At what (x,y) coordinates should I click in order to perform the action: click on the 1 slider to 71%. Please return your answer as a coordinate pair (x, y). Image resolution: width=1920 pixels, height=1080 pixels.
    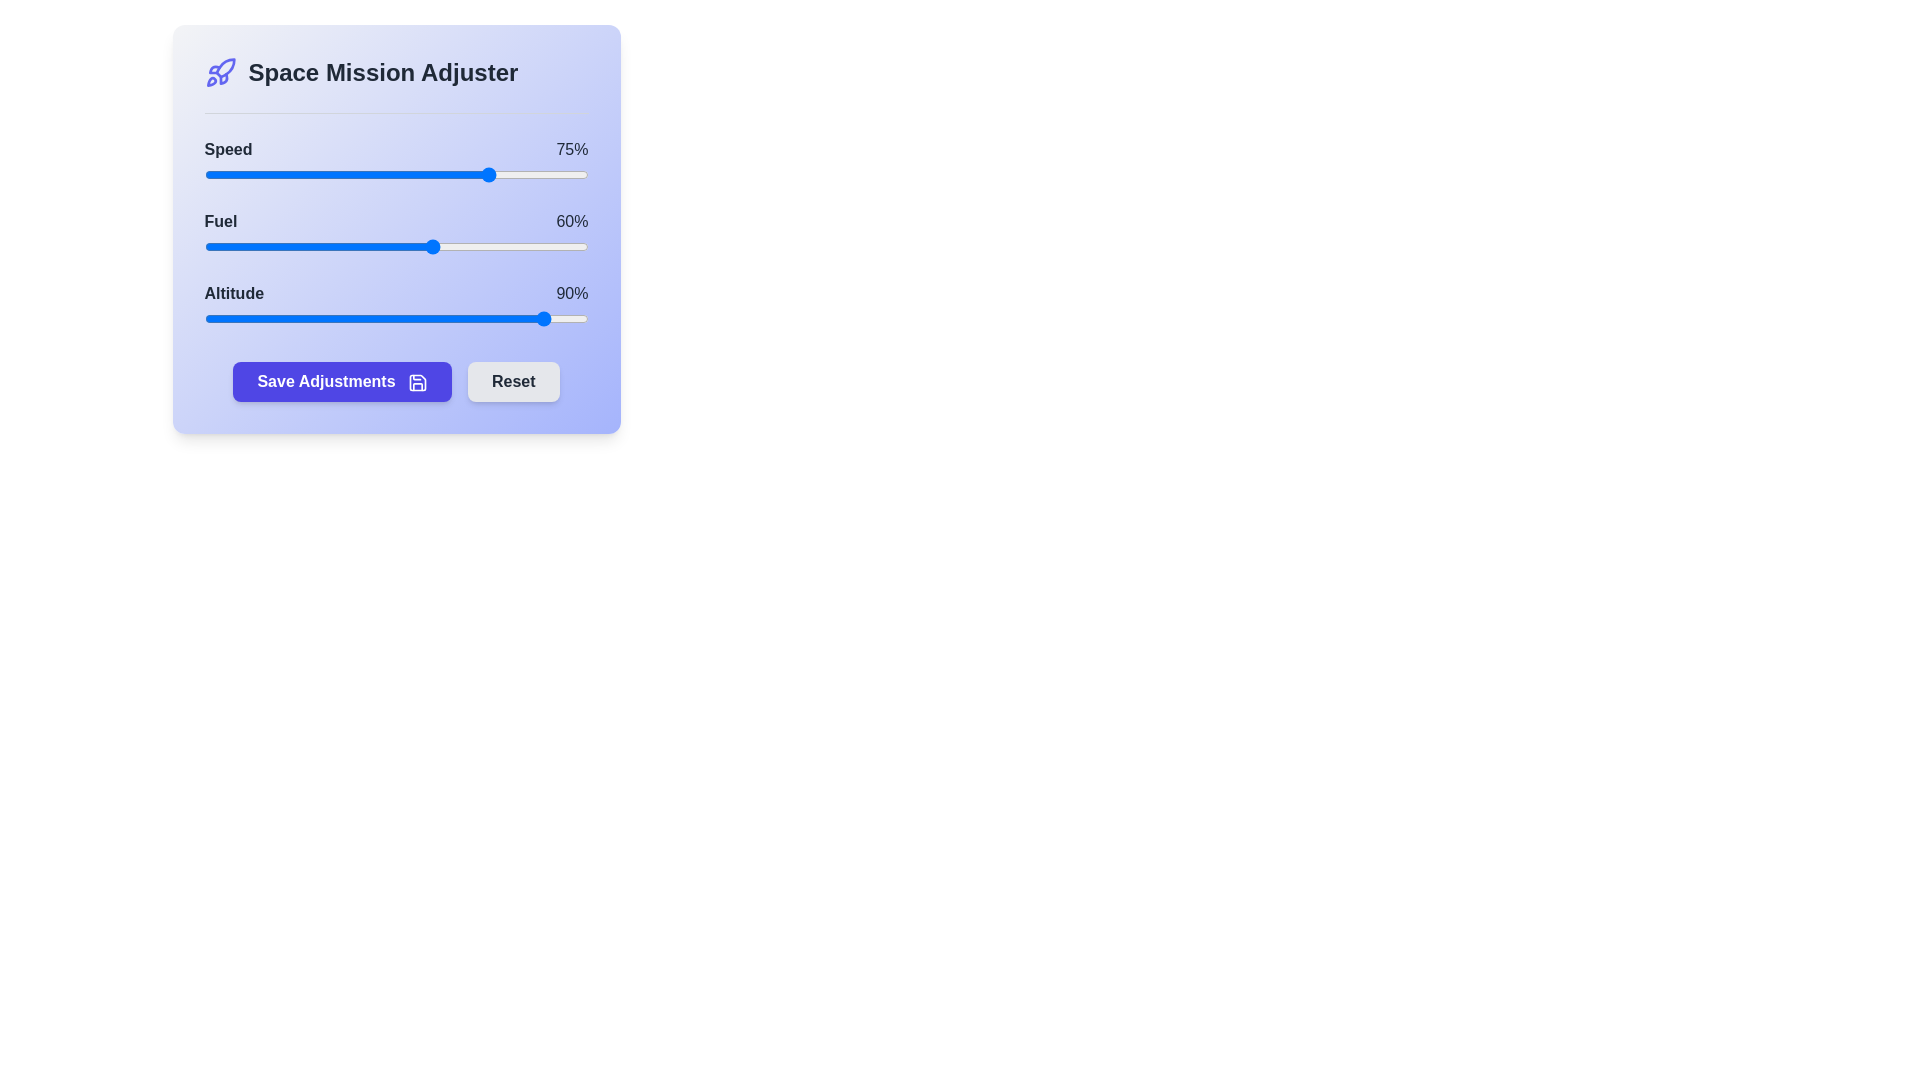
    Looking at the image, I should click on (476, 245).